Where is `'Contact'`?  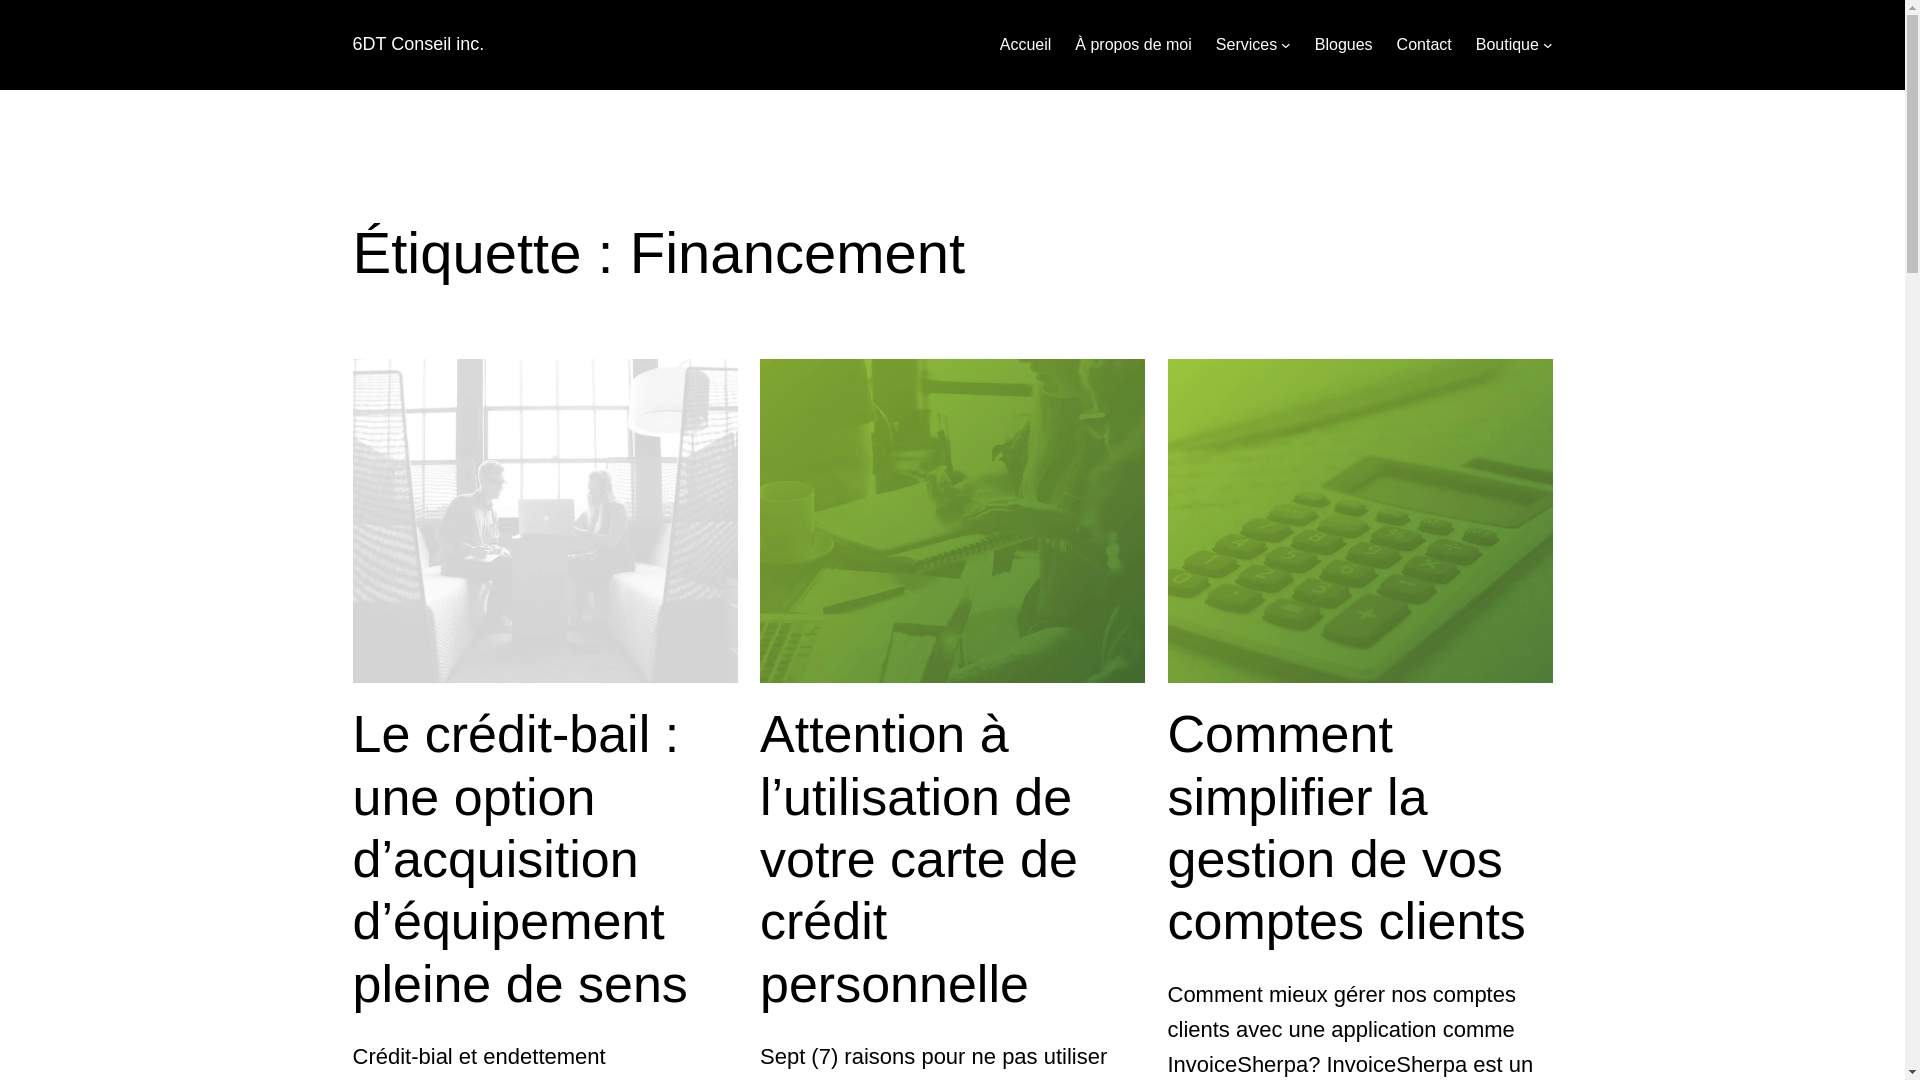 'Contact' is located at coordinates (1423, 45).